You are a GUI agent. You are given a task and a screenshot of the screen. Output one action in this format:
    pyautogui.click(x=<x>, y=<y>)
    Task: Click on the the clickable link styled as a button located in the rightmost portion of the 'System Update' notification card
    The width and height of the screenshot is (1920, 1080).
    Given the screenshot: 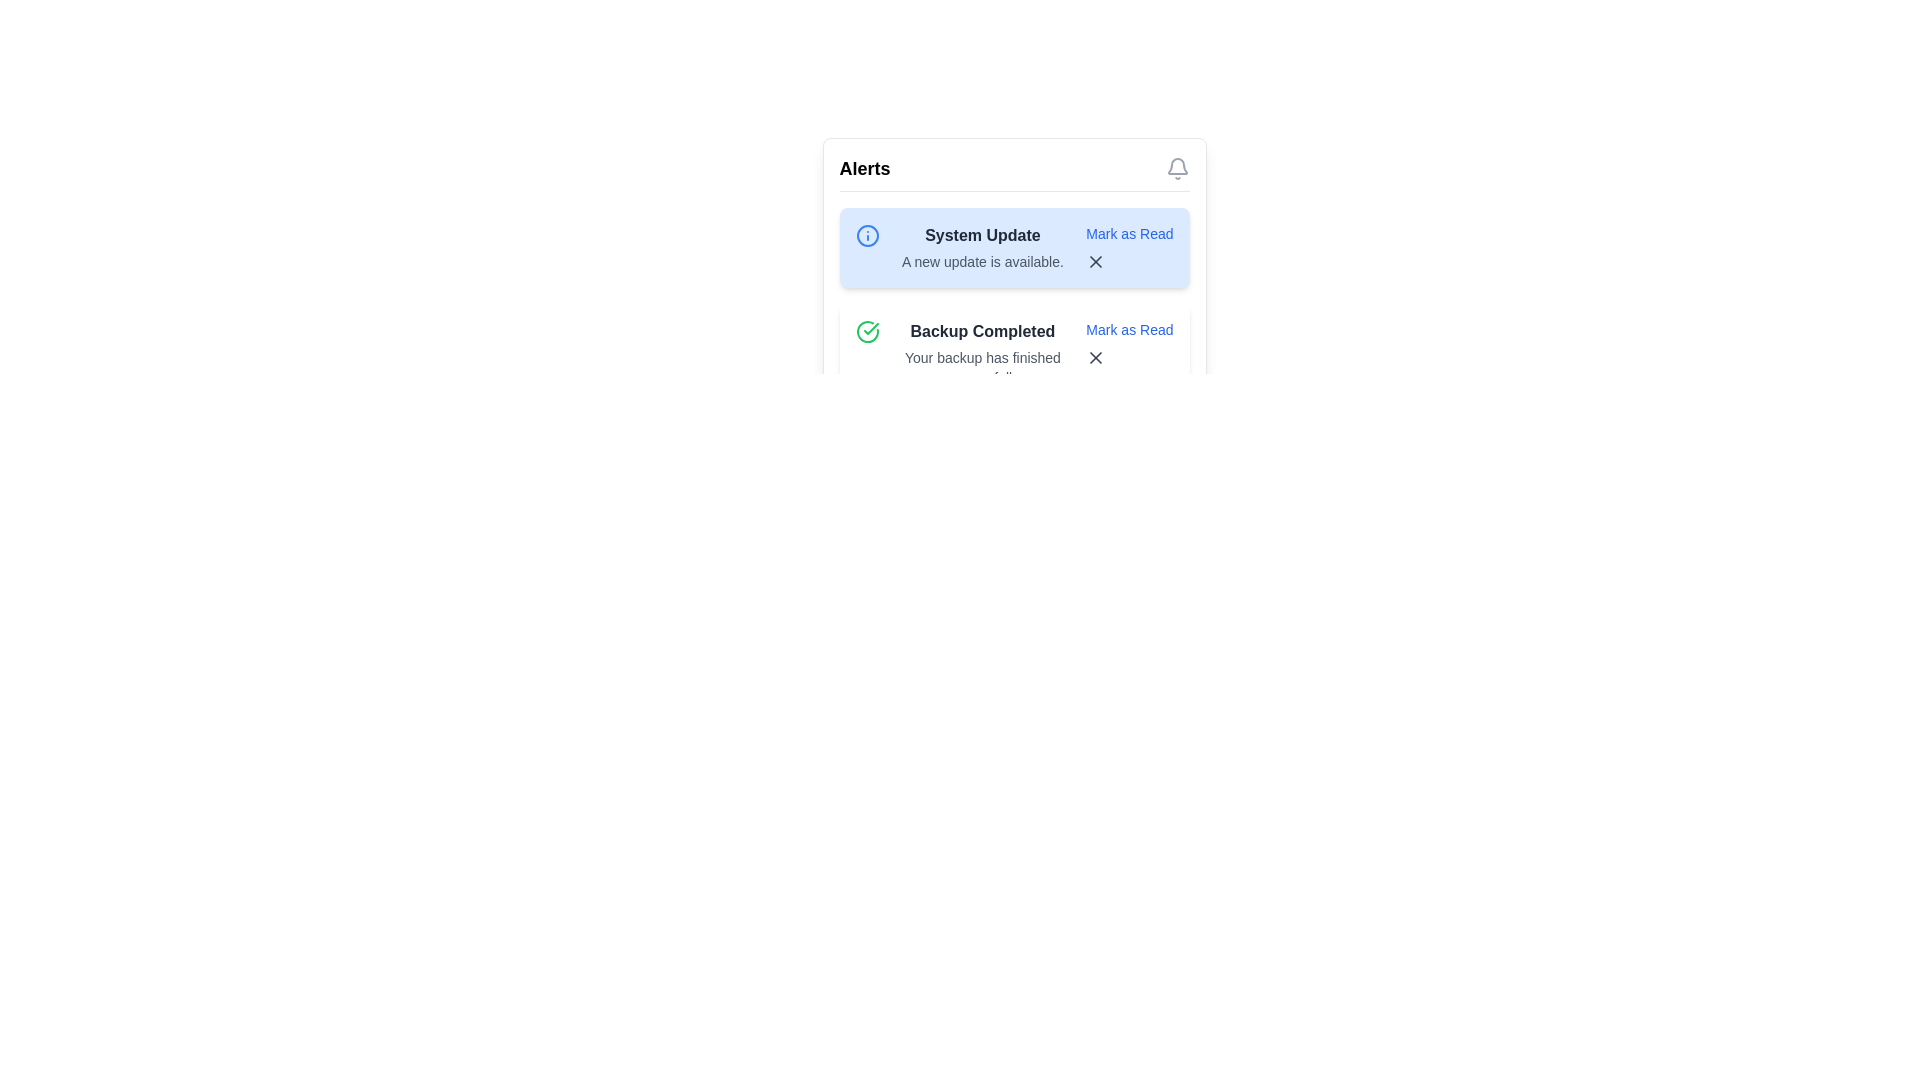 What is the action you would take?
    pyautogui.click(x=1129, y=246)
    